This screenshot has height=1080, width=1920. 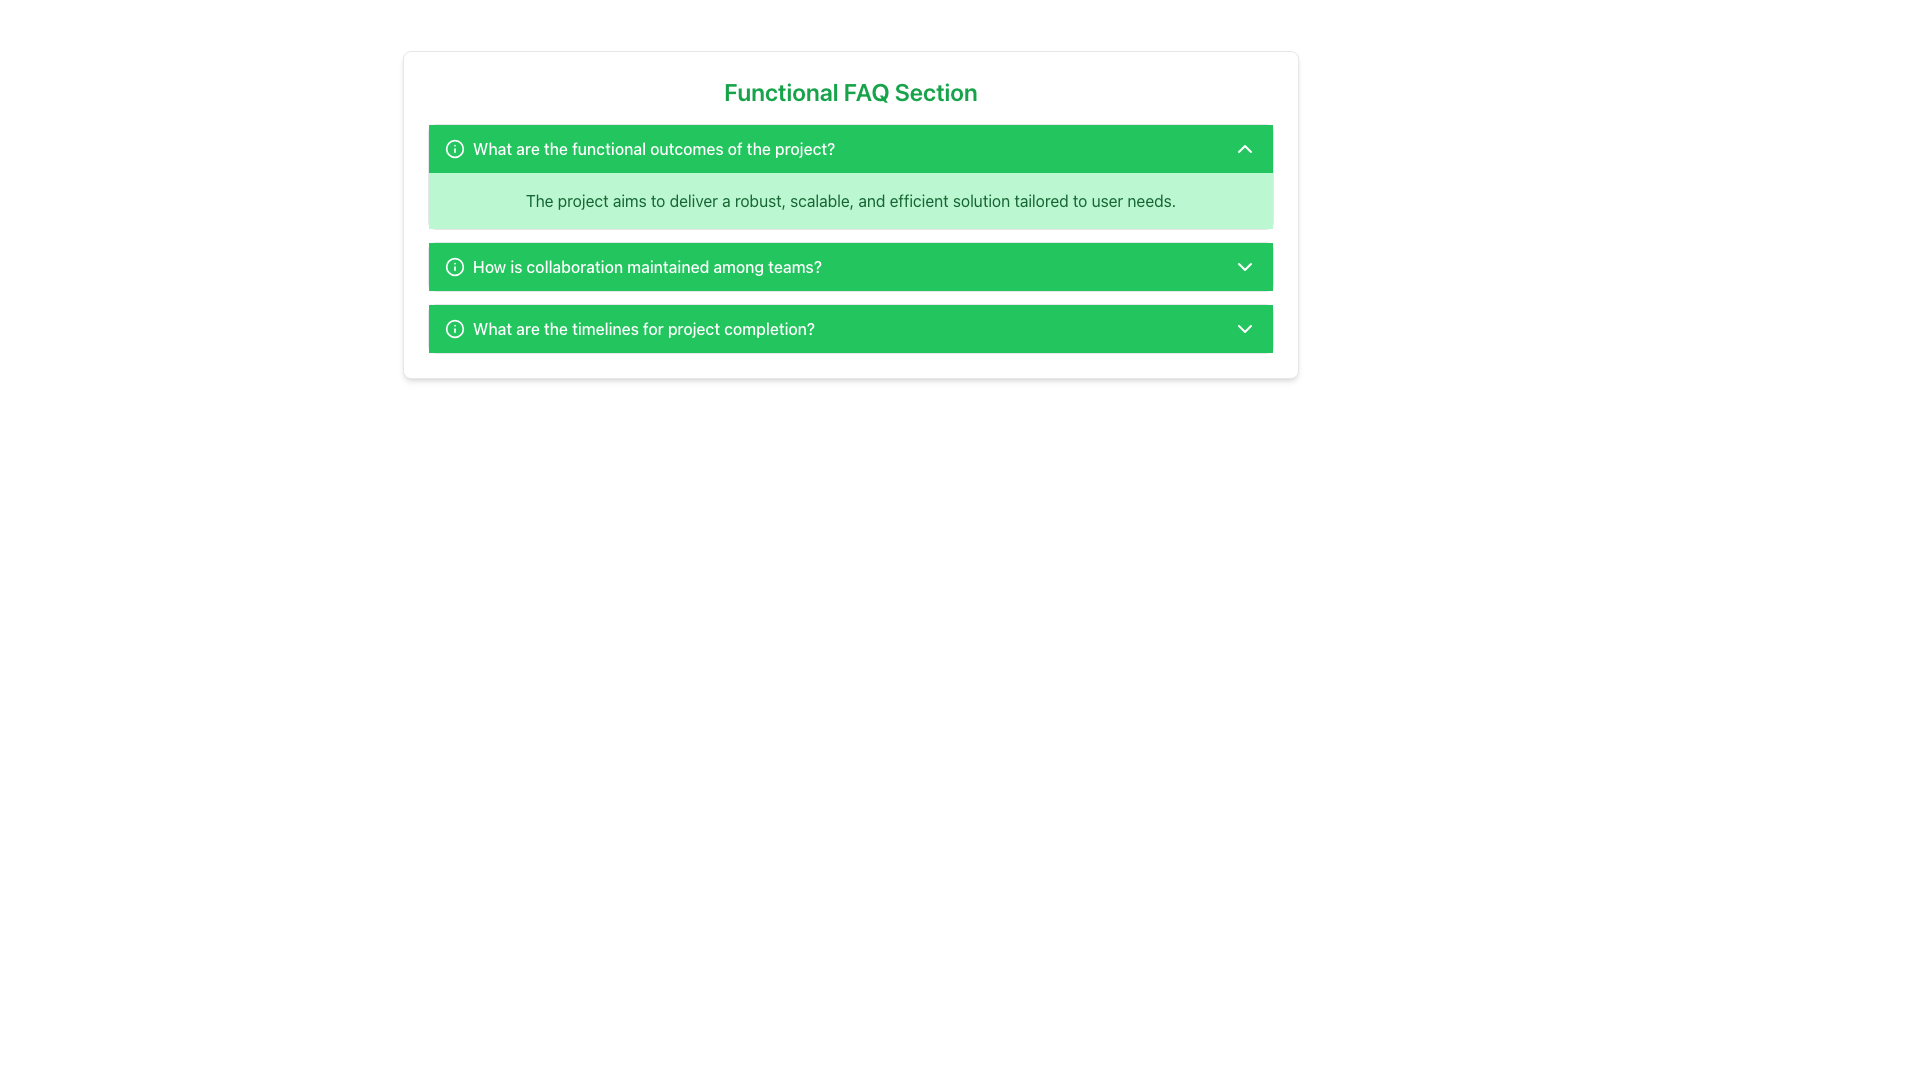 What do you see at coordinates (1243, 265) in the screenshot?
I see `the downward-pointing chevron icon with a green background in the header bar` at bounding box center [1243, 265].